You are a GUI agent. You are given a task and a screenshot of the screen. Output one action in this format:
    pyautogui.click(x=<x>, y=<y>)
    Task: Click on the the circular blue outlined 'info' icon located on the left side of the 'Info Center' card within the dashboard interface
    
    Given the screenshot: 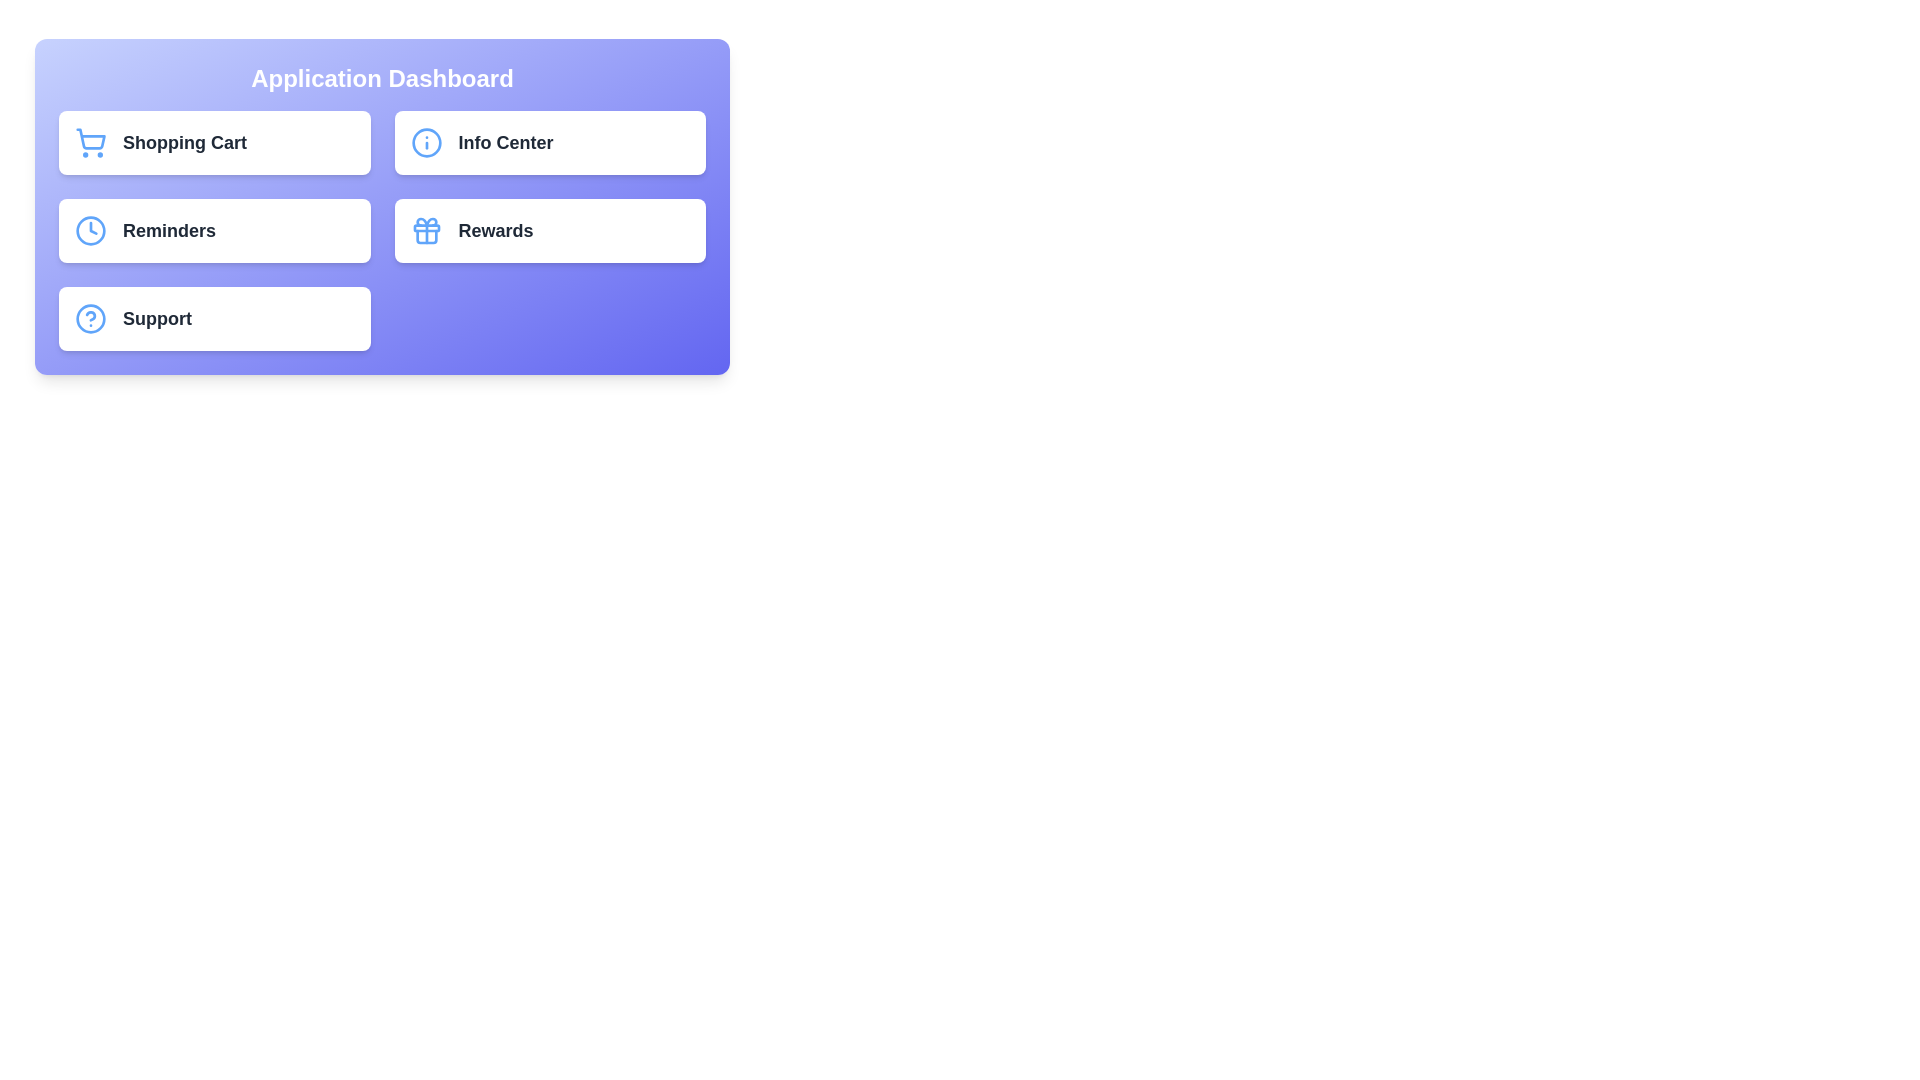 What is the action you would take?
    pyautogui.click(x=425, y=141)
    